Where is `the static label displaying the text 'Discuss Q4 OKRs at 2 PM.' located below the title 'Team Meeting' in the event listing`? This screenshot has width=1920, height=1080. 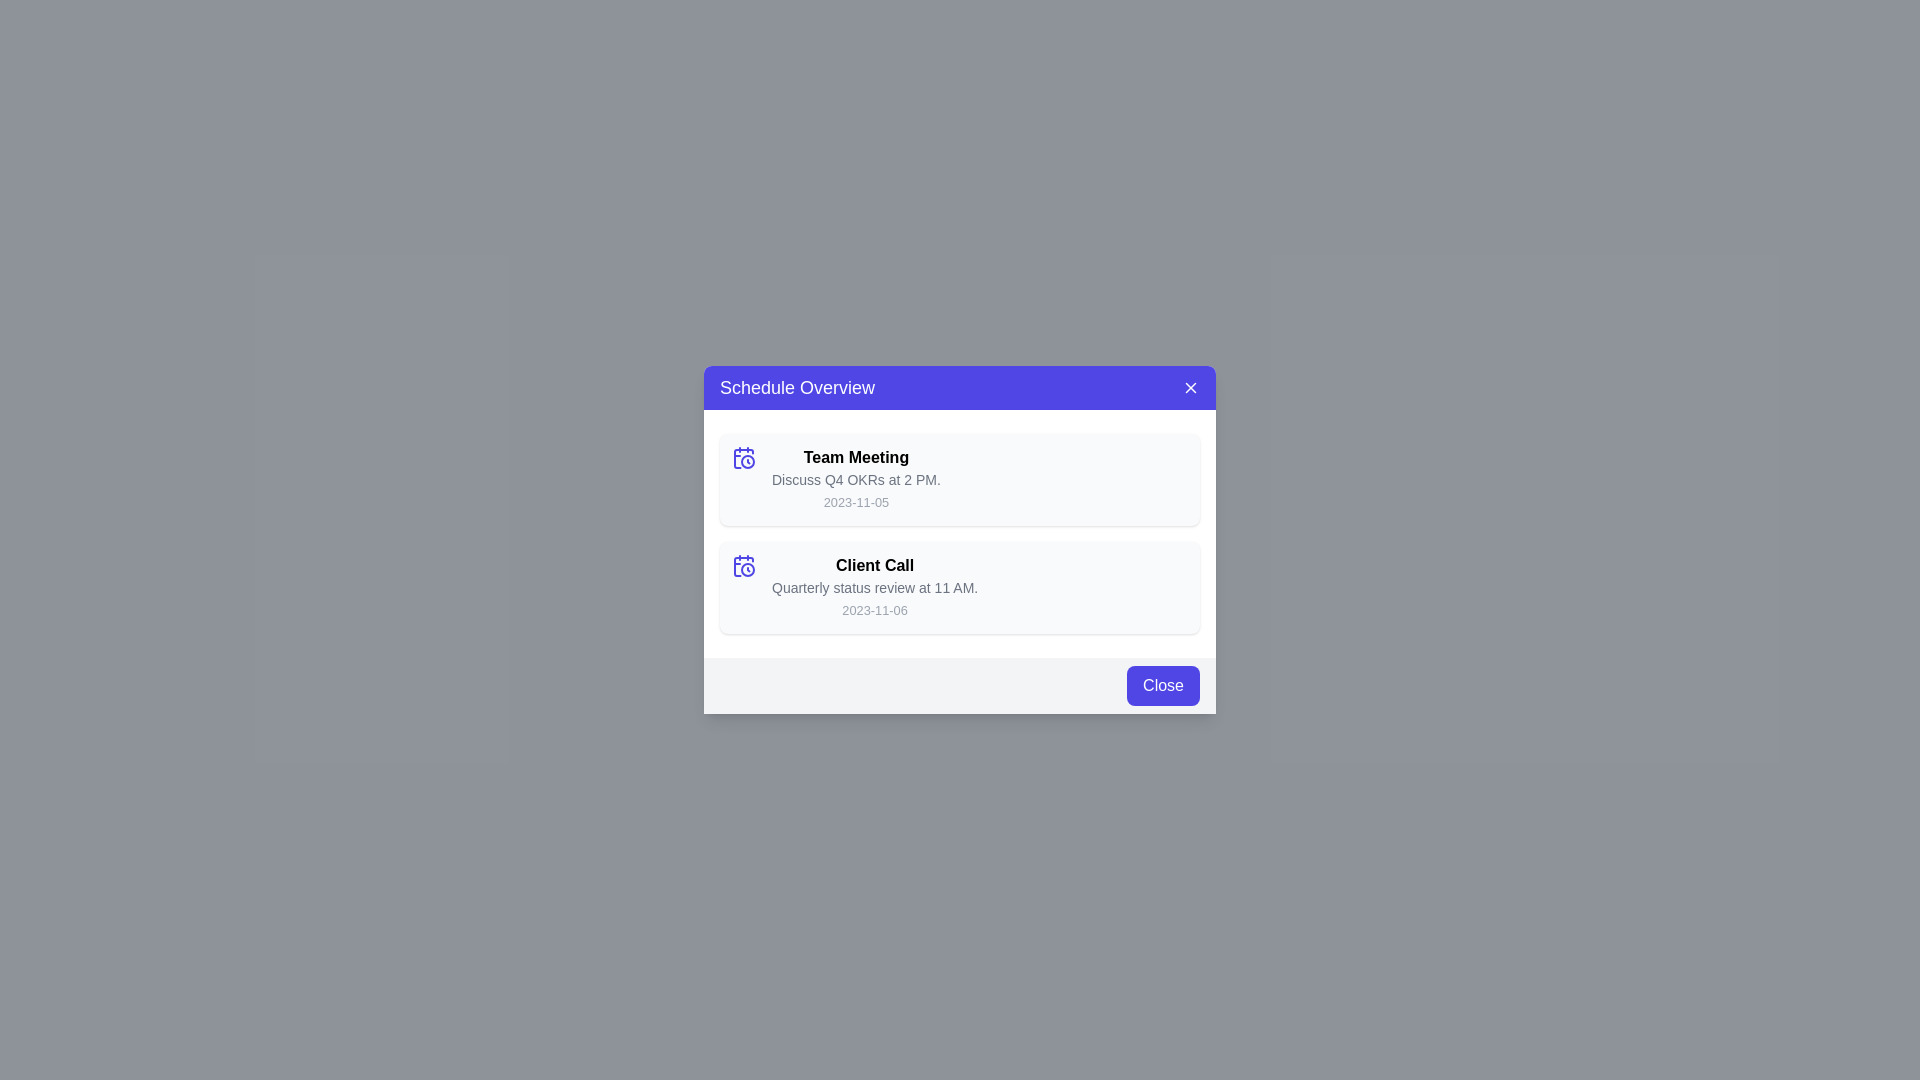
the static label displaying the text 'Discuss Q4 OKRs at 2 PM.' located below the title 'Team Meeting' in the event listing is located at coordinates (856, 479).